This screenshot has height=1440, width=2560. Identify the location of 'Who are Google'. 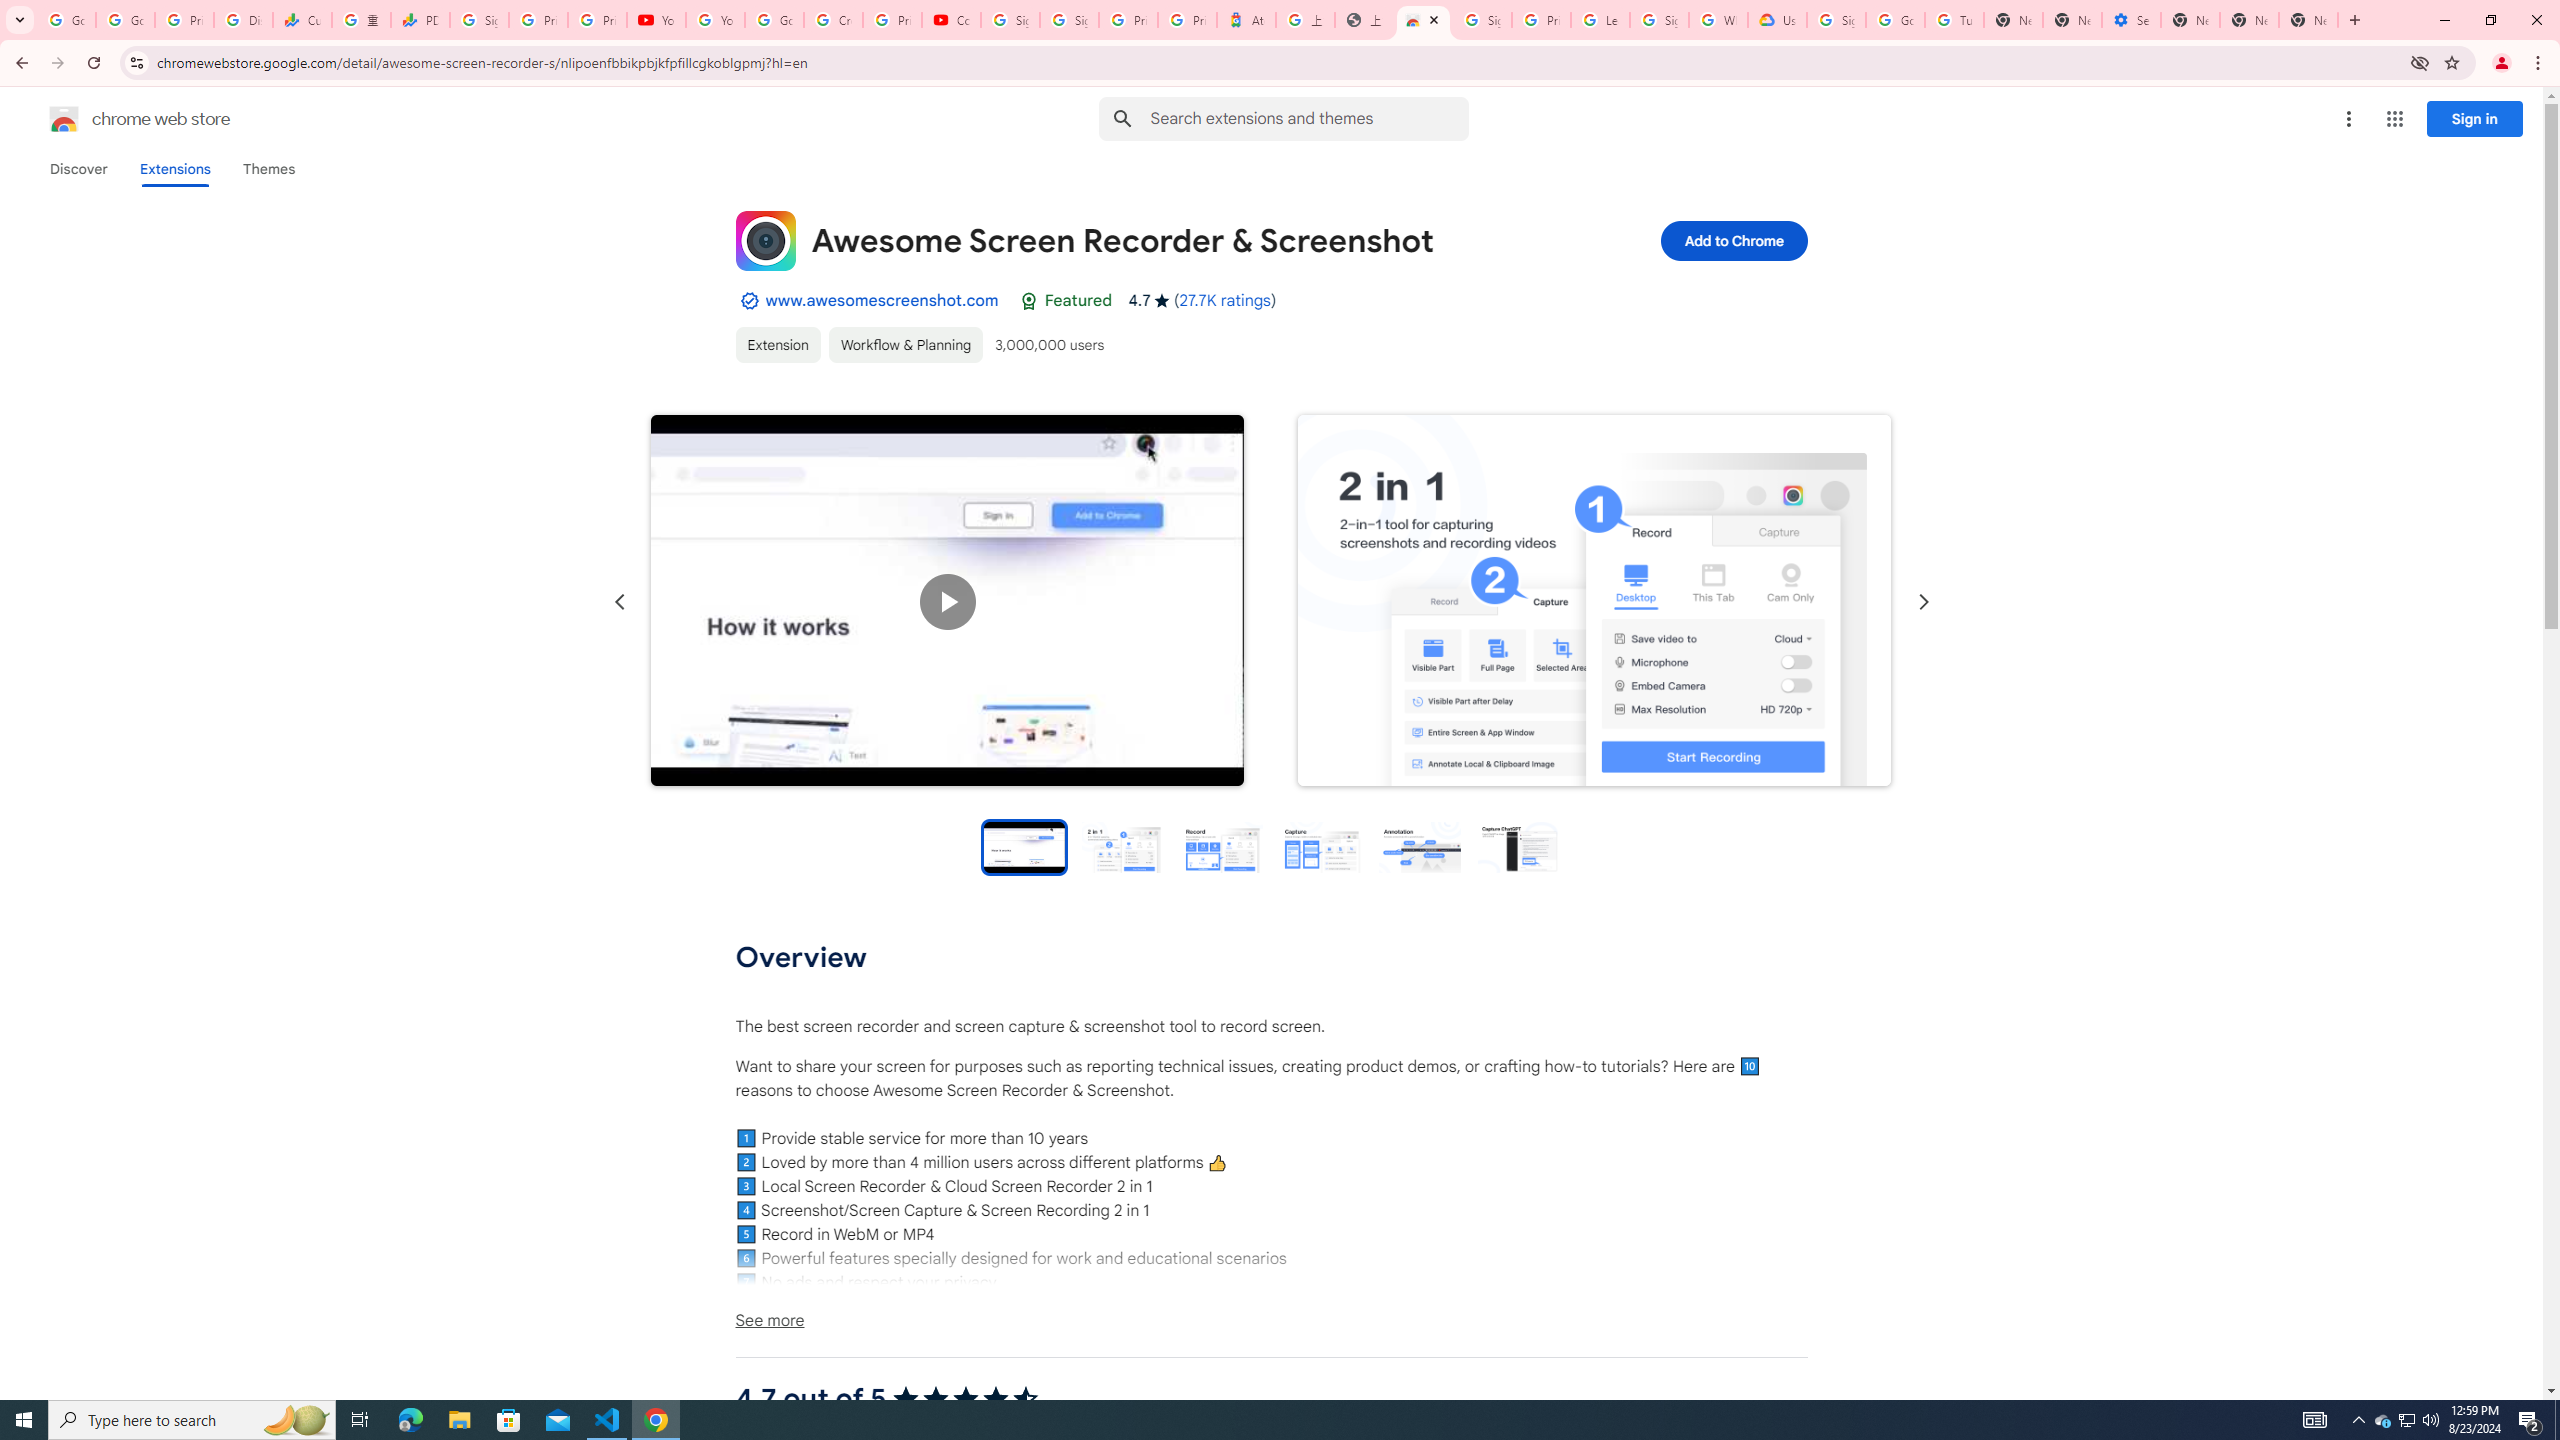
(1716, 19).